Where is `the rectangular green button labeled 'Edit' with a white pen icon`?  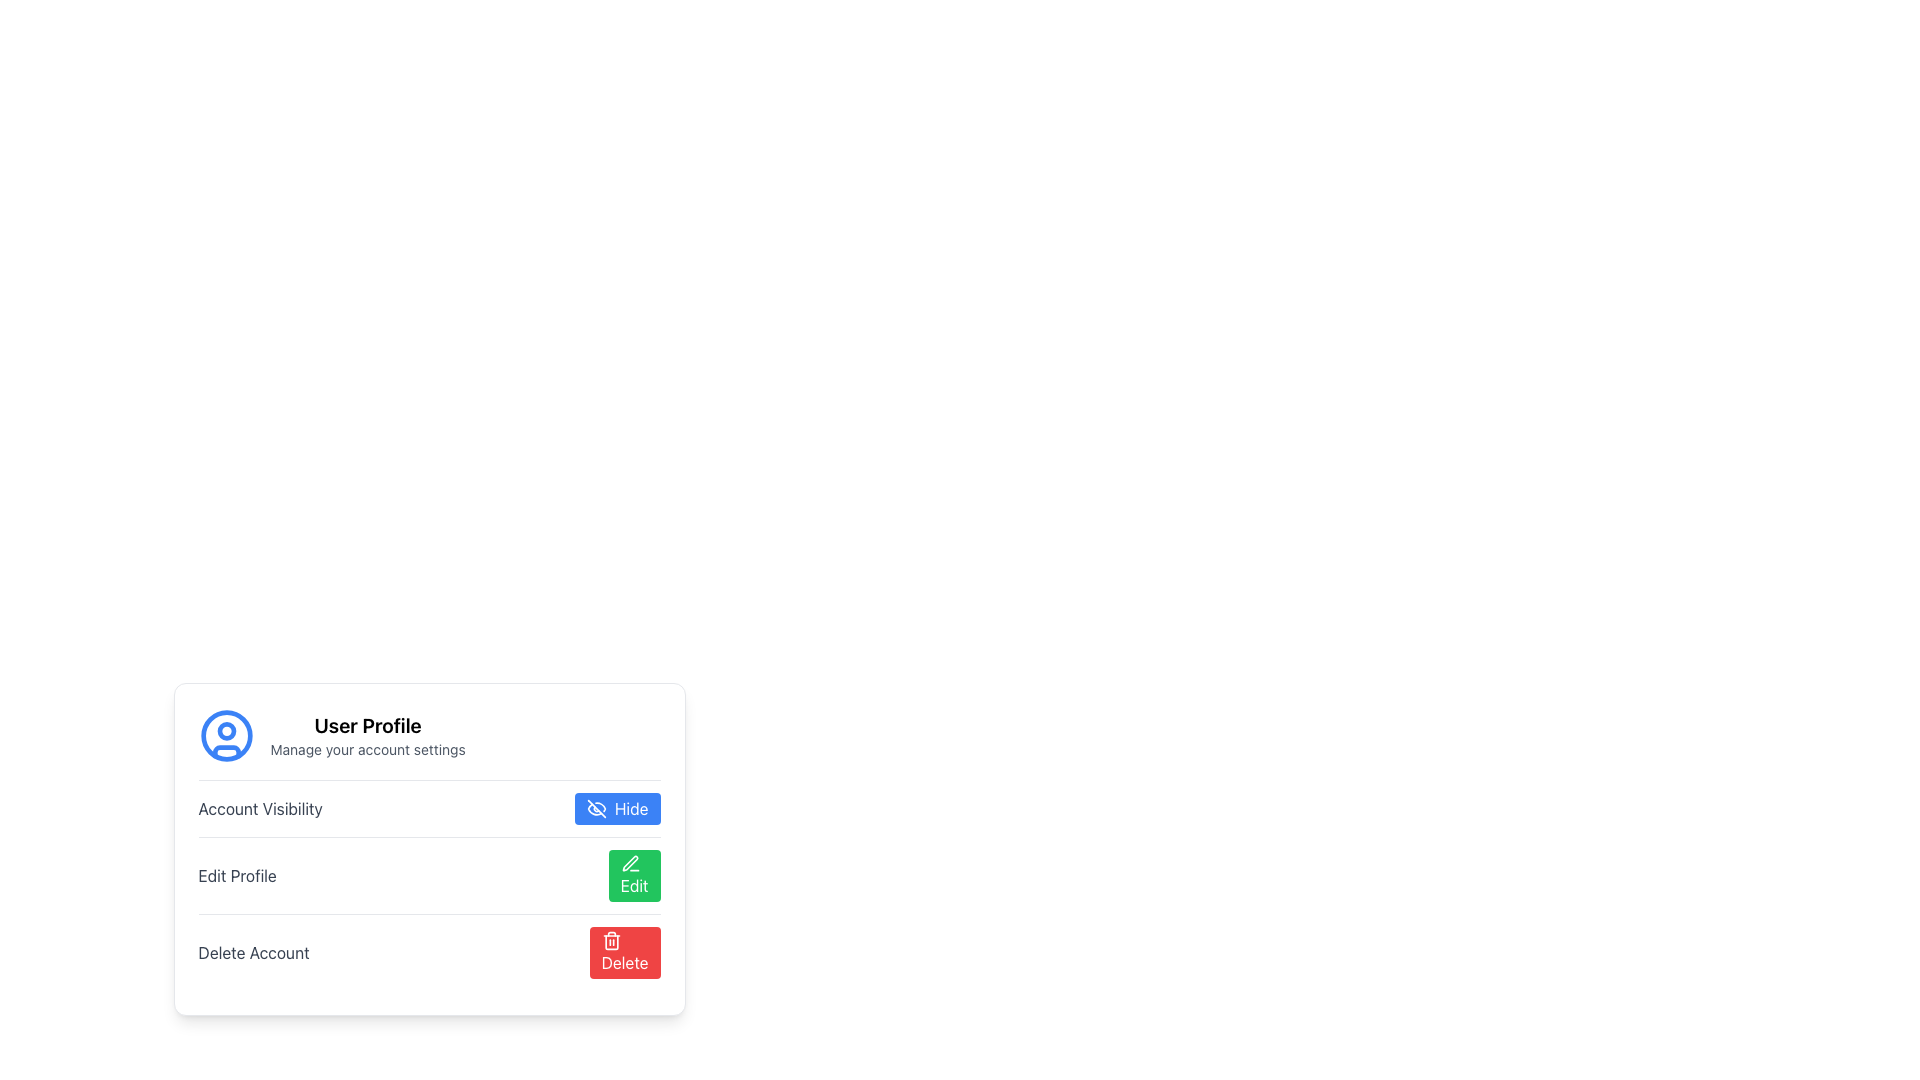
the rectangular green button labeled 'Edit' with a white pen icon is located at coordinates (633, 874).